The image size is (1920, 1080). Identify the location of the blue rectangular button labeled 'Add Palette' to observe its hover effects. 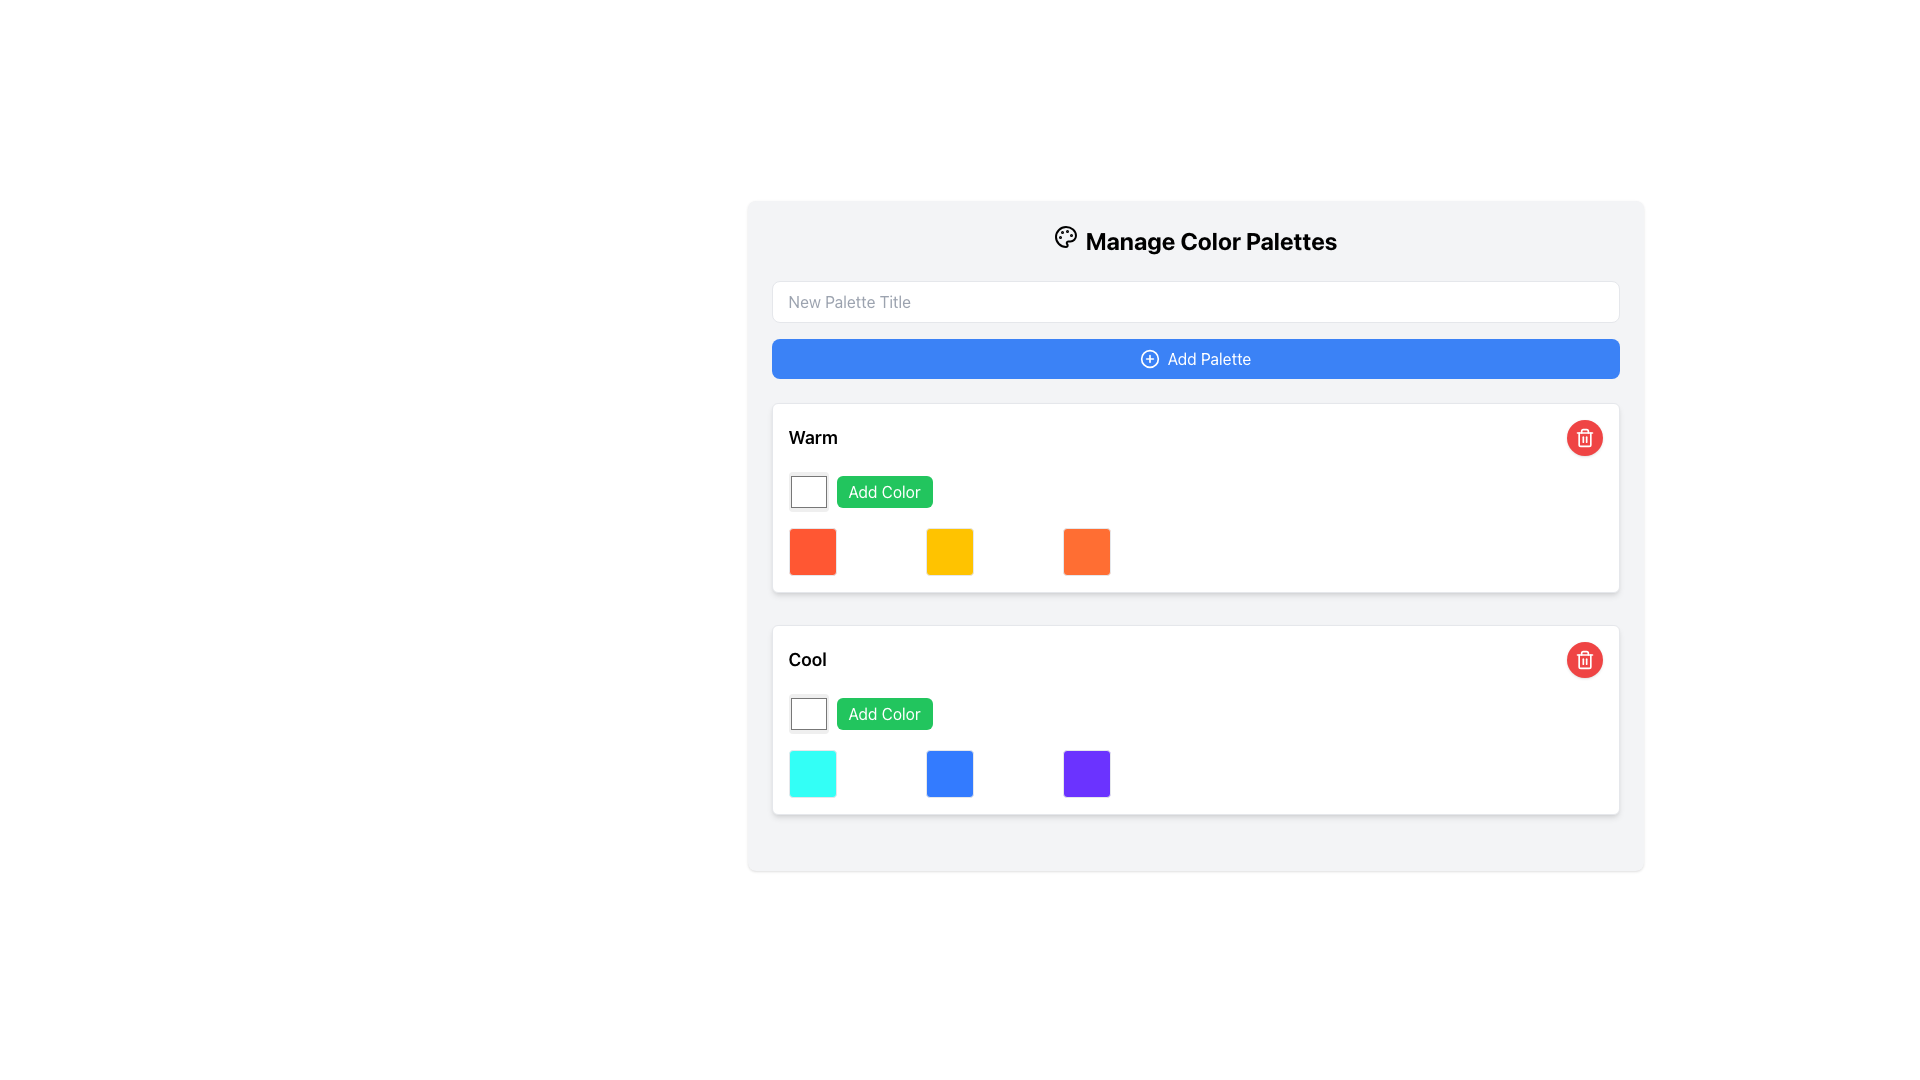
(1195, 357).